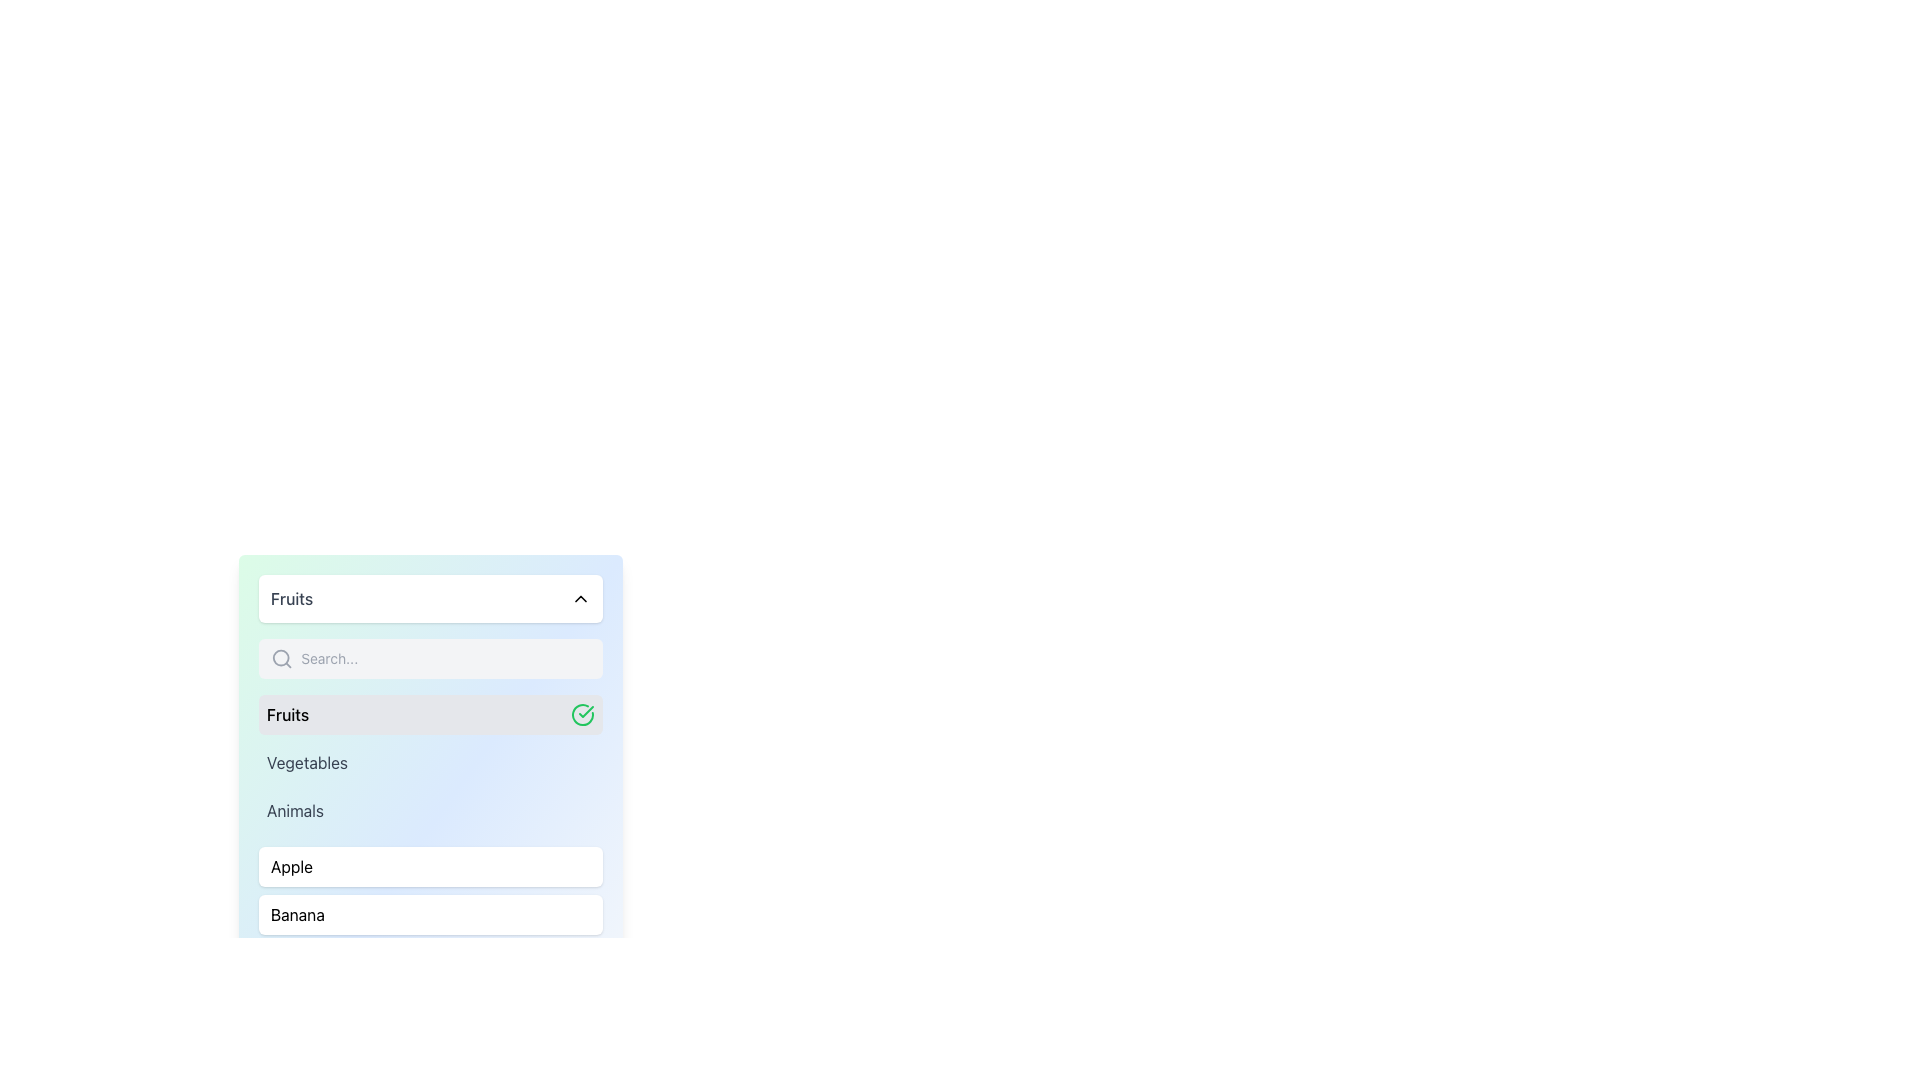 The image size is (1920, 1080). Describe the element at coordinates (296, 914) in the screenshot. I see `the text label 'Banana'` at that location.